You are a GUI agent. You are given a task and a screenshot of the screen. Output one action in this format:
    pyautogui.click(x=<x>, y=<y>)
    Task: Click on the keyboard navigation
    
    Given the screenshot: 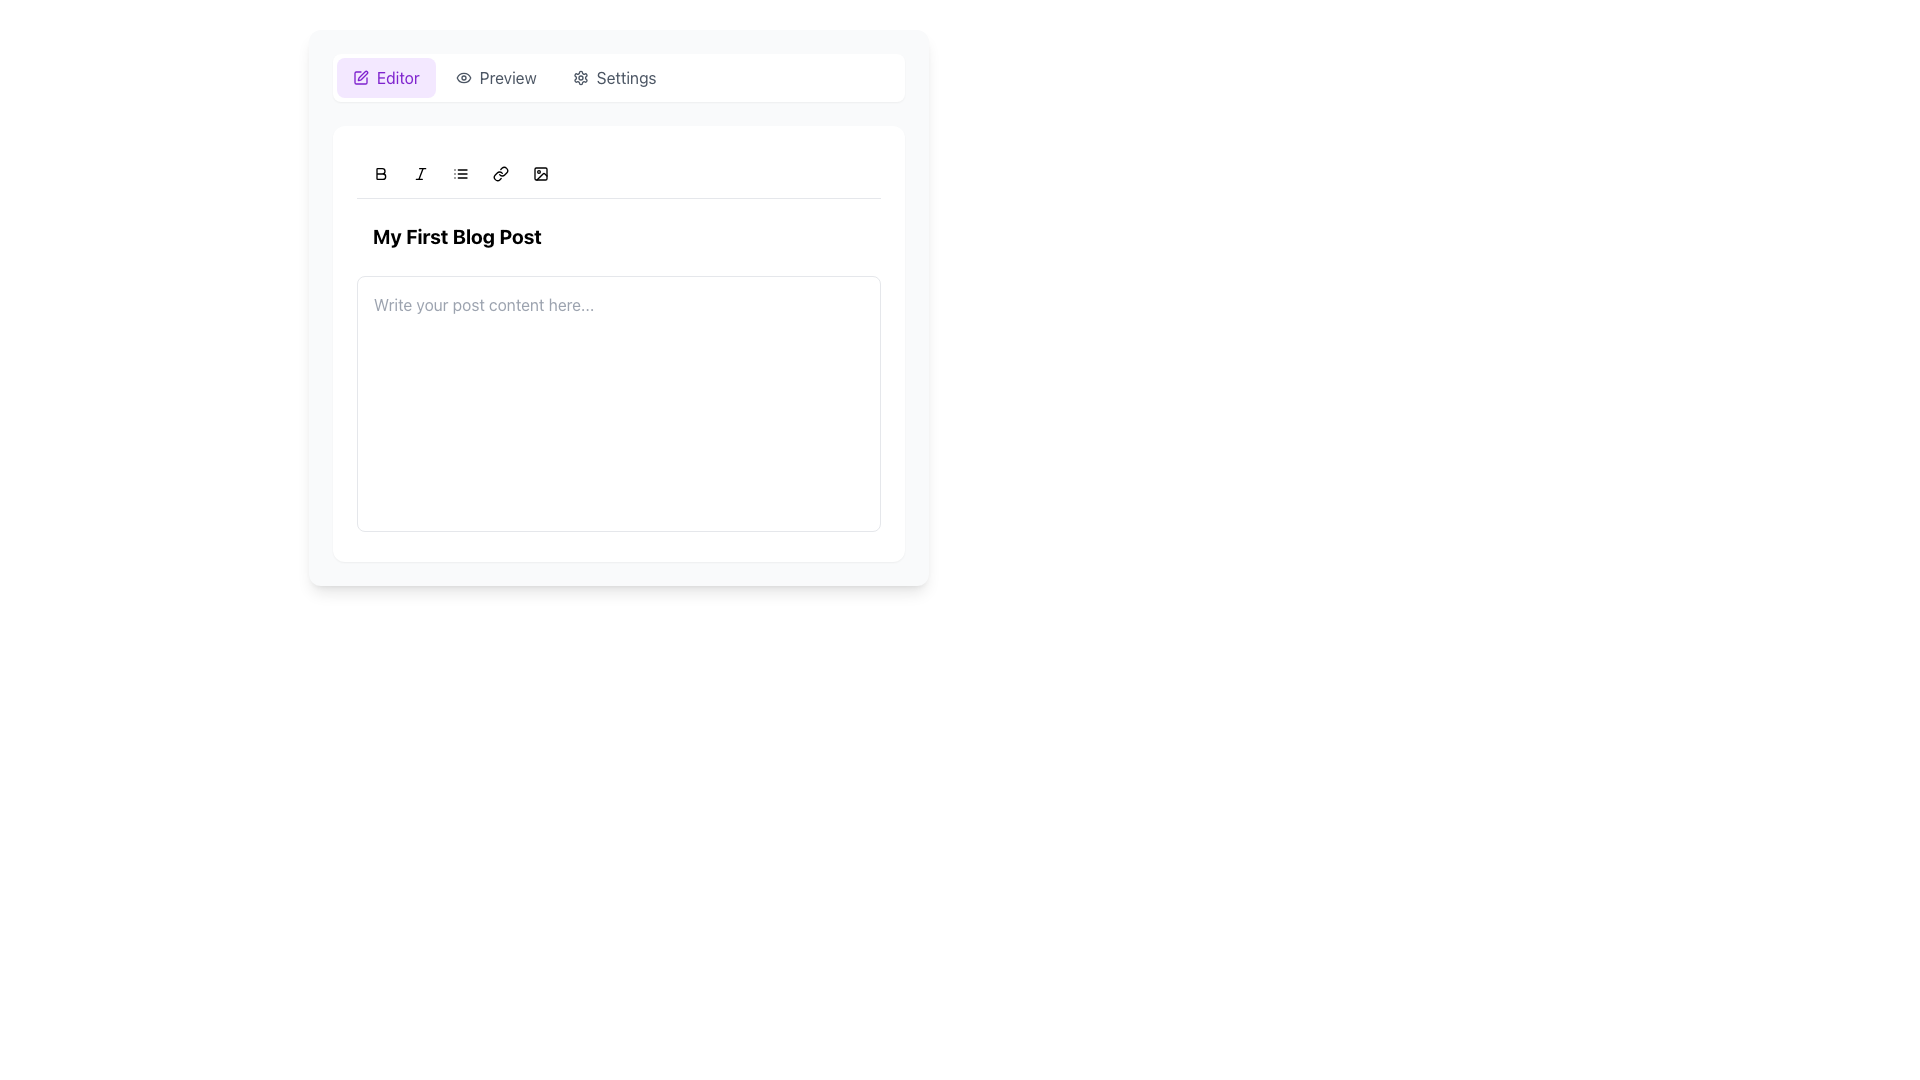 What is the action you would take?
    pyautogui.click(x=380, y=172)
    